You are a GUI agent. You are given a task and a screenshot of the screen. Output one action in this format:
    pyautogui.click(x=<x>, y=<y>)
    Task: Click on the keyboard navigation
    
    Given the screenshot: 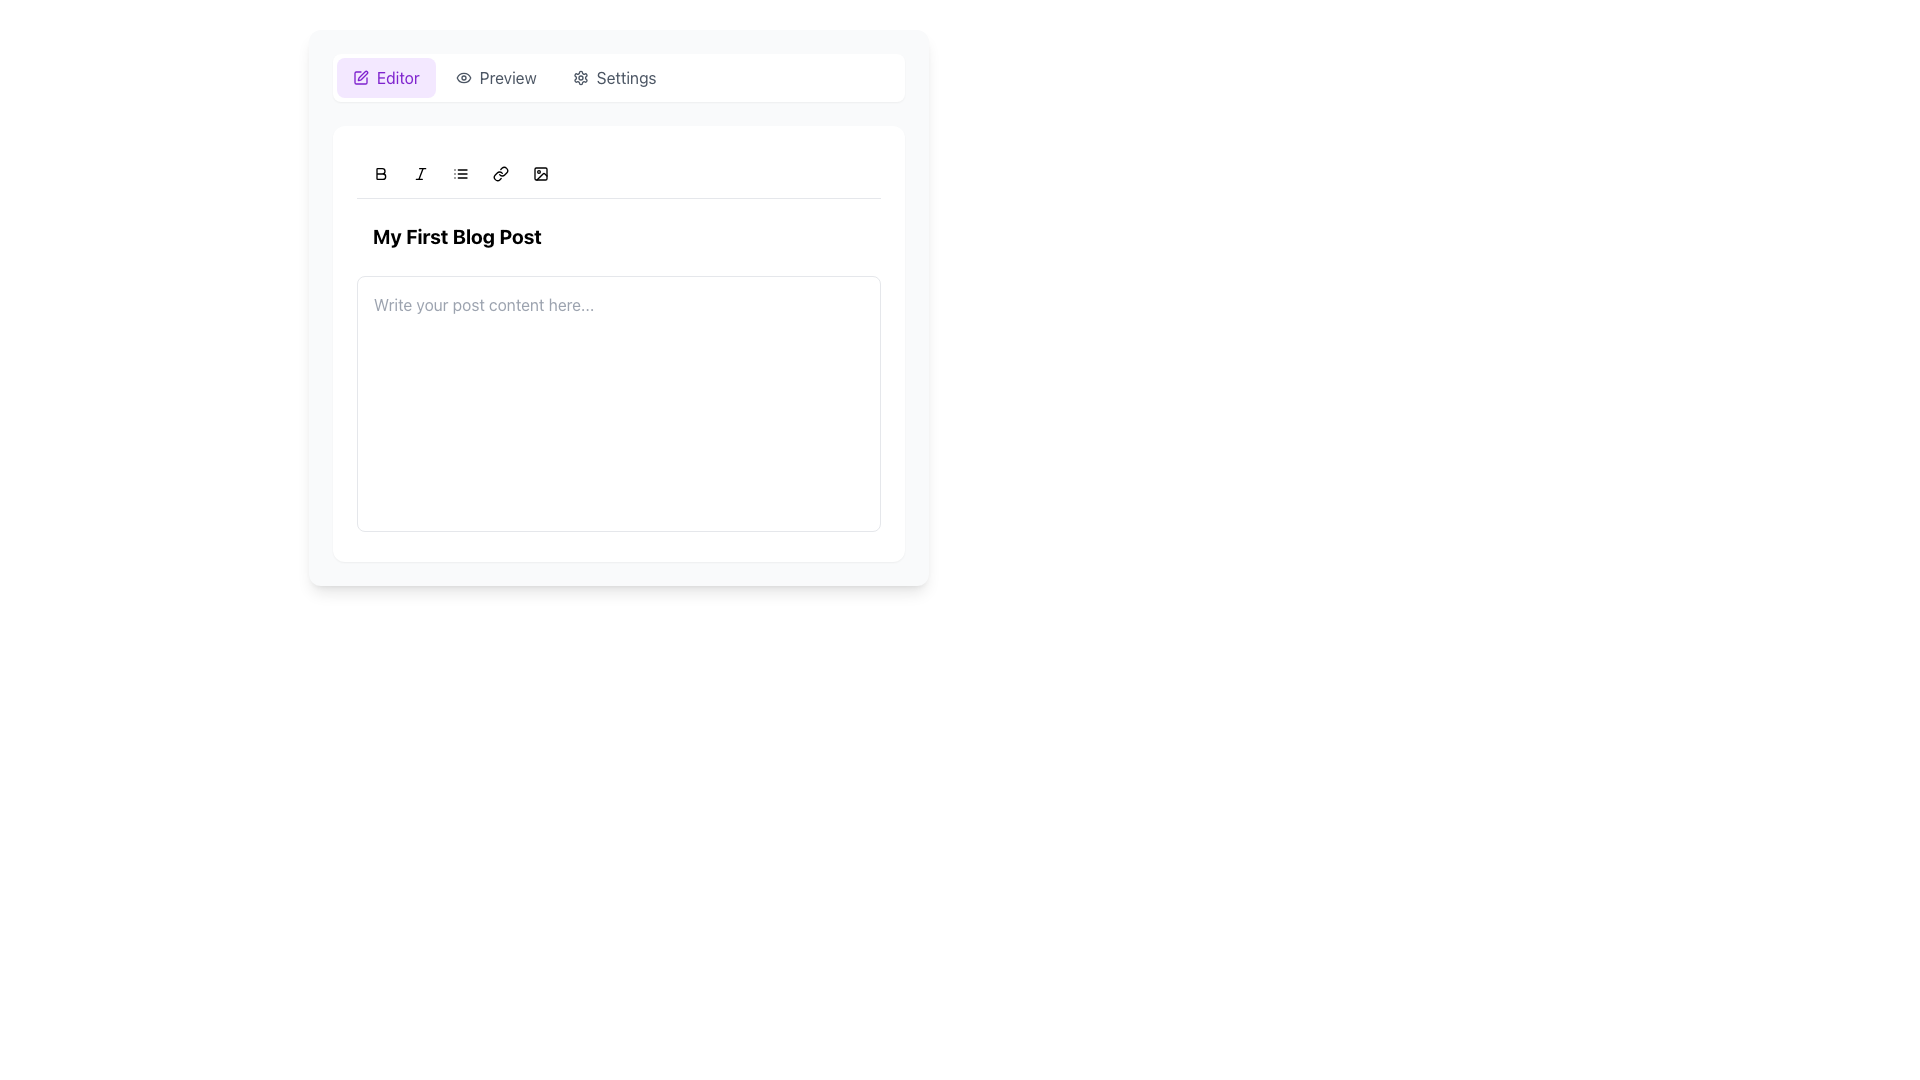 What is the action you would take?
    pyautogui.click(x=380, y=172)
    